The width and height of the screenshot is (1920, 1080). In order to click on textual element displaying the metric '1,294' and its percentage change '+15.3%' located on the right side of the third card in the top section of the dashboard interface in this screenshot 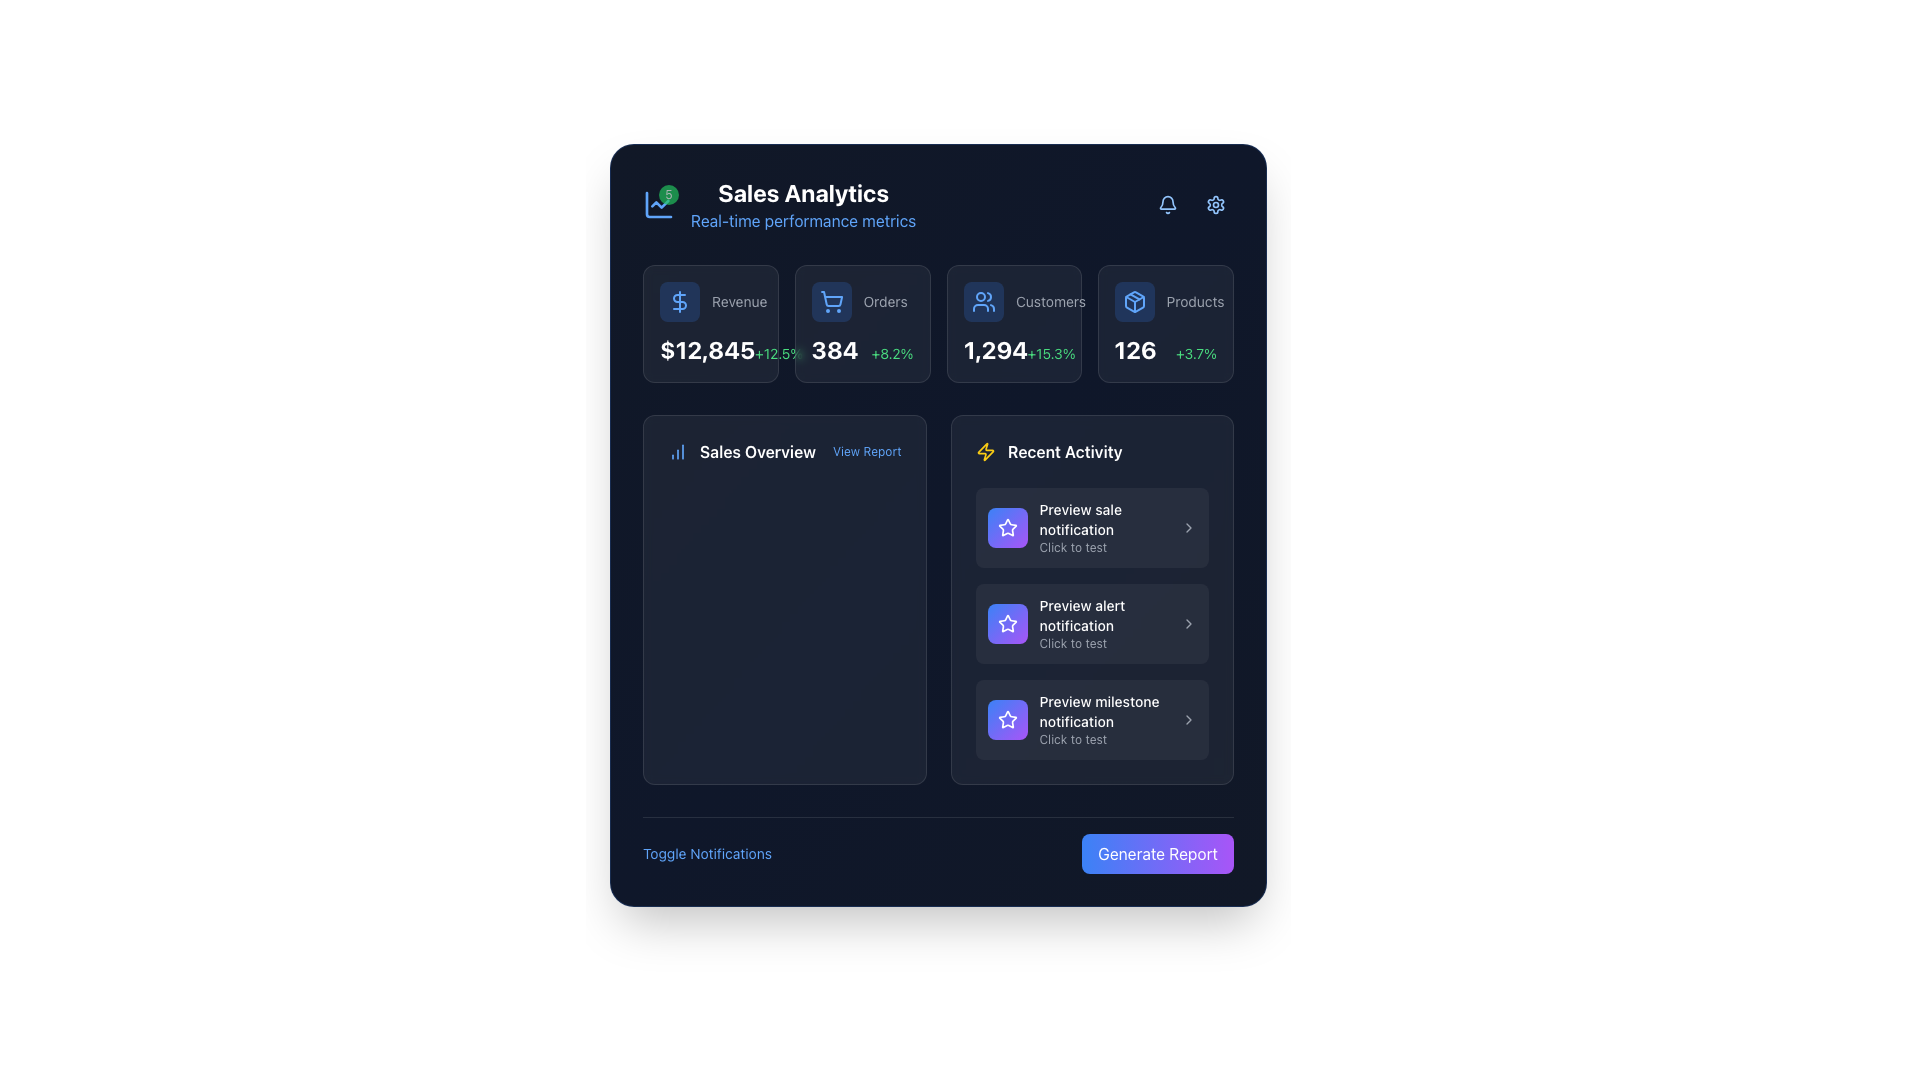, I will do `click(1014, 349)`.